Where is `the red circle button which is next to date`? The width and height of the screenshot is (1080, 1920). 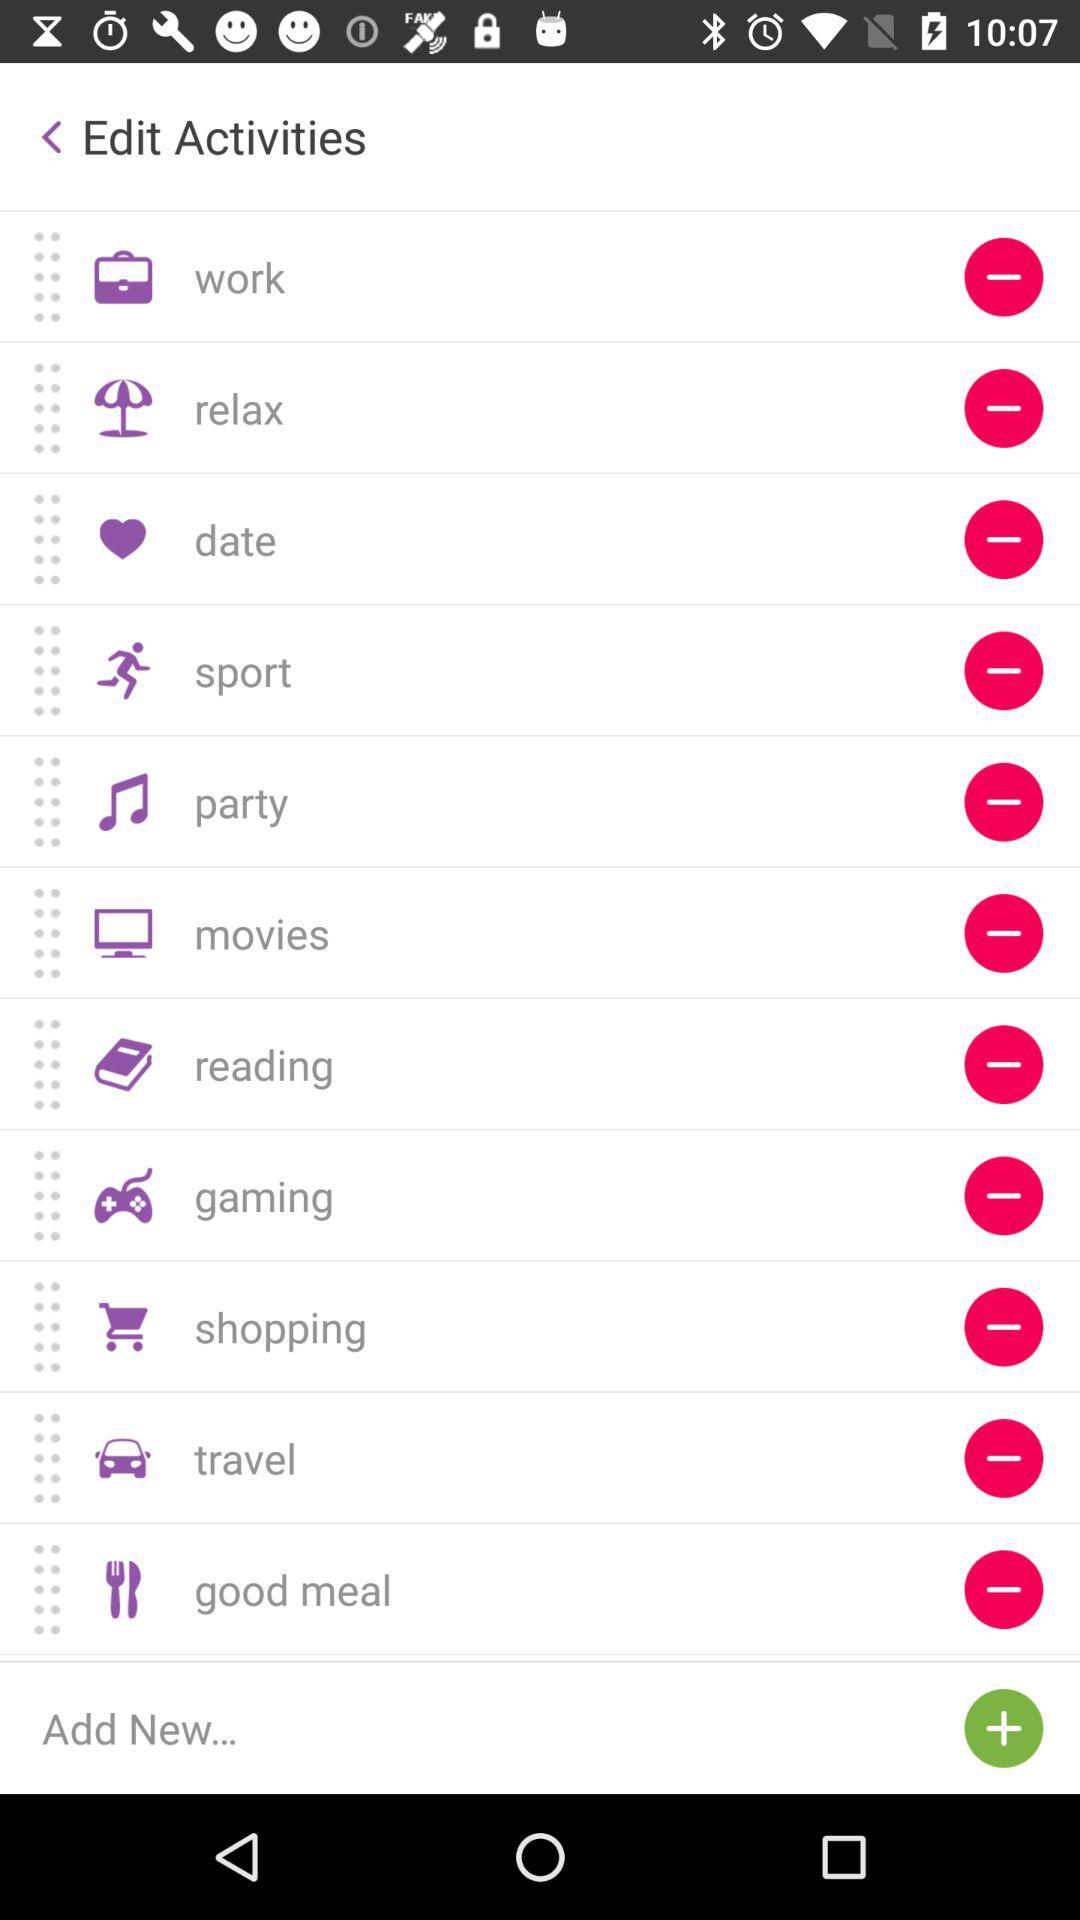 the red circle button which is next to date is located at coordinates (1003, 539).